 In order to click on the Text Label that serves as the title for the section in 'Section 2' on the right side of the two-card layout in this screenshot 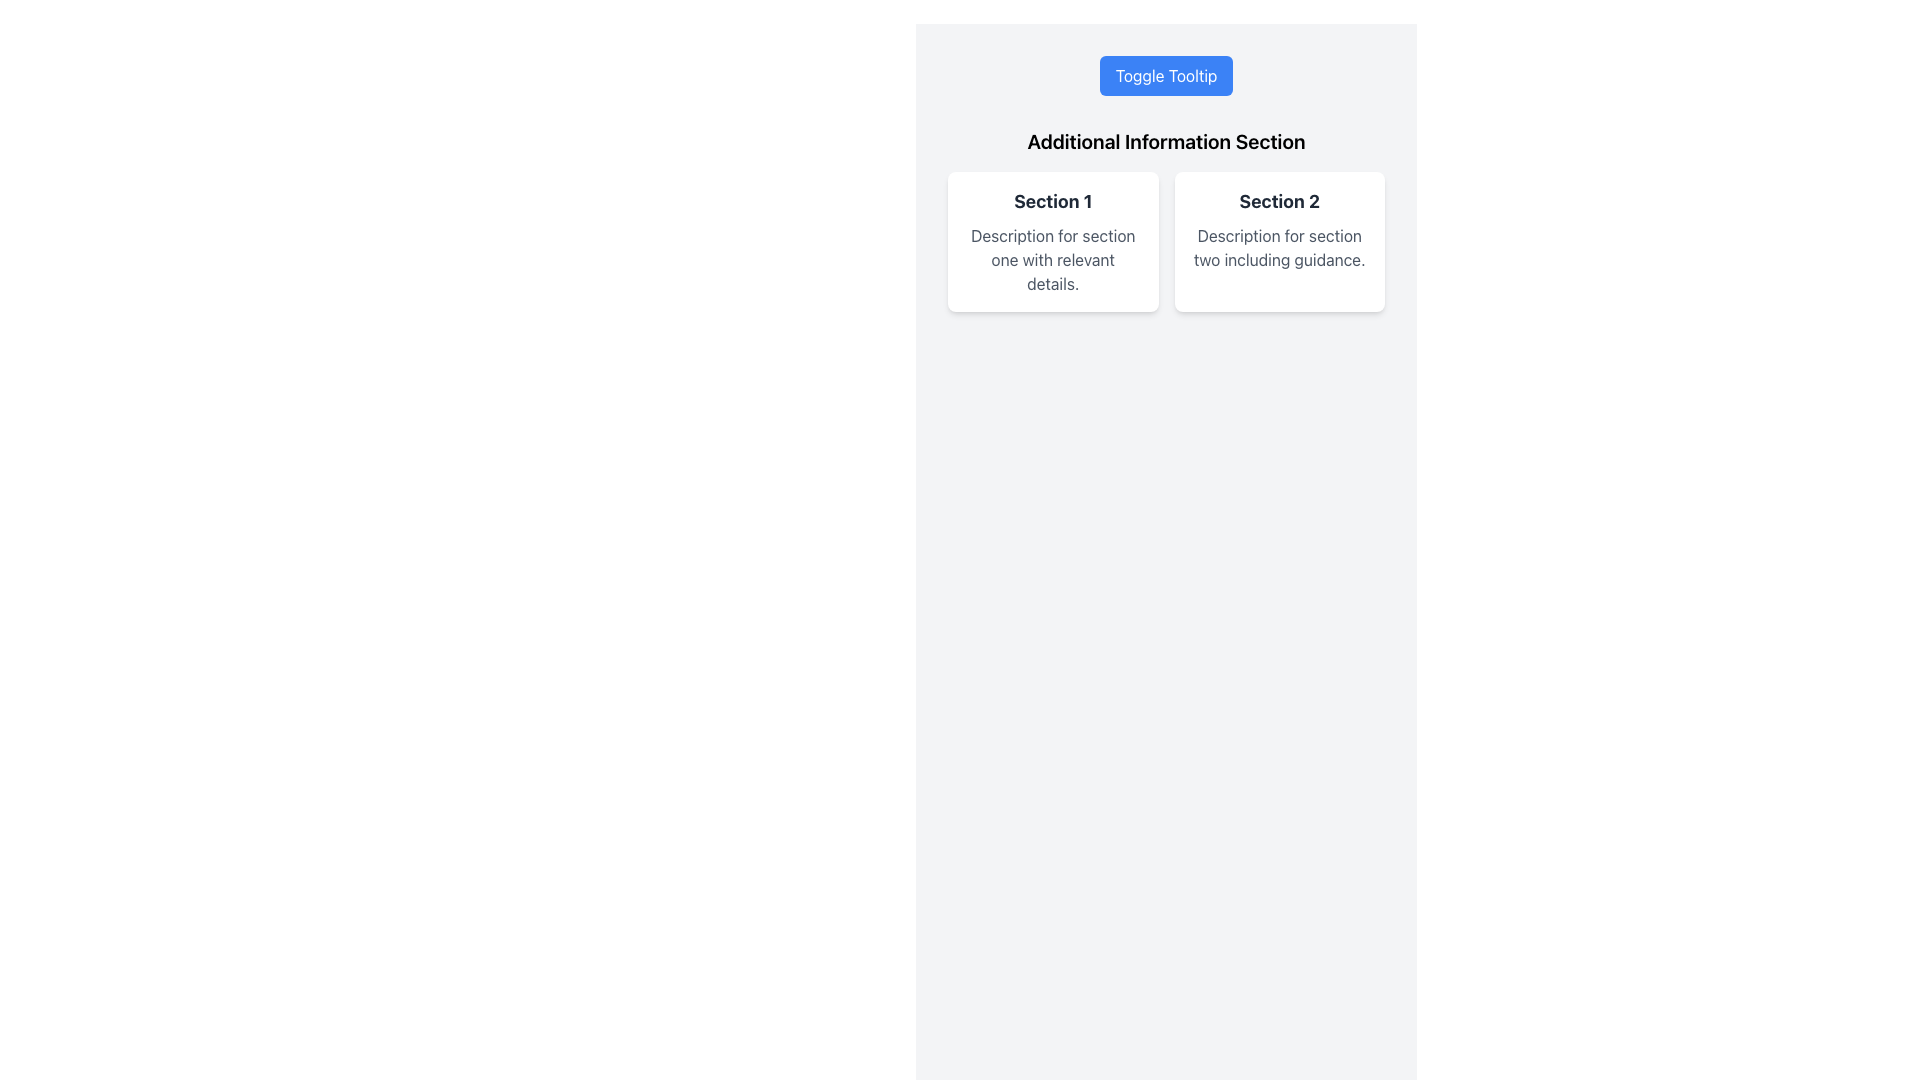, I will do `click(1278, 201)`.